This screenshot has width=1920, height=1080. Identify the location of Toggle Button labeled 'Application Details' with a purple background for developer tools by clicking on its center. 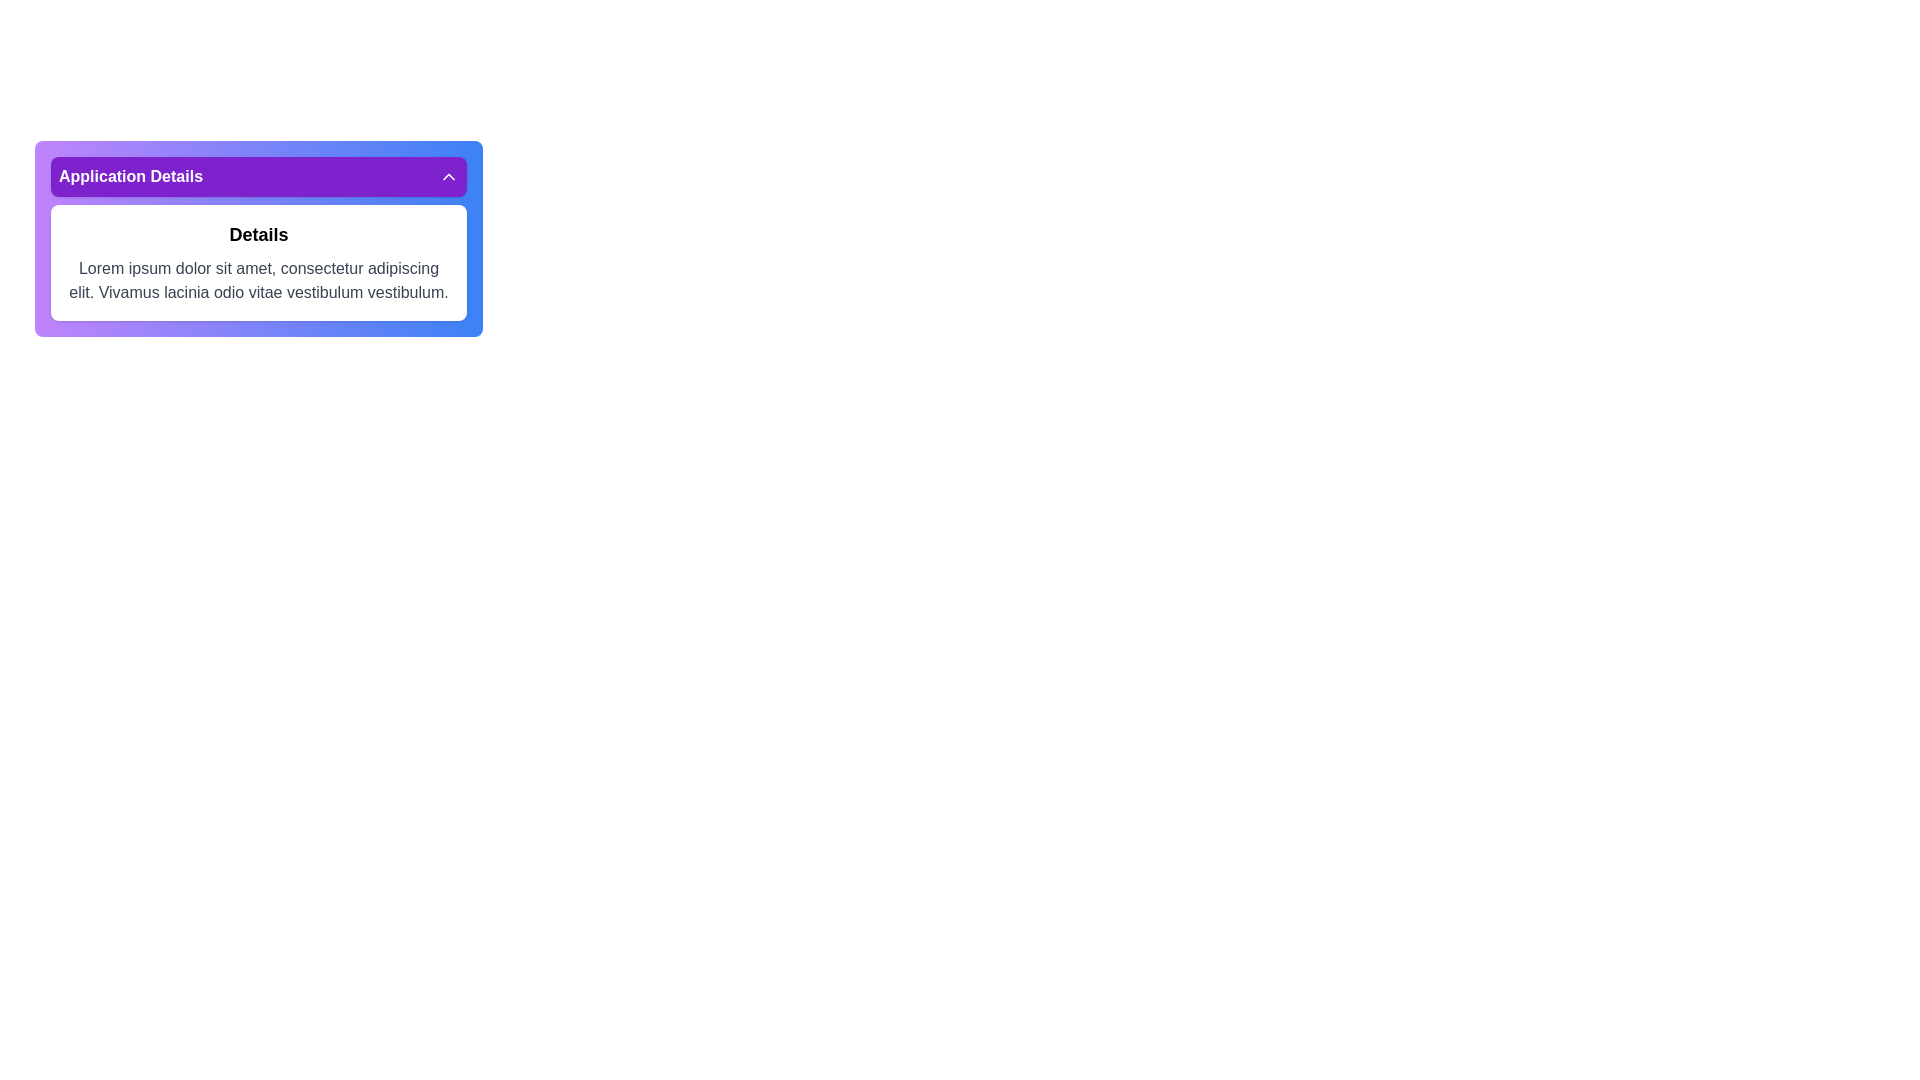
(258, 176).